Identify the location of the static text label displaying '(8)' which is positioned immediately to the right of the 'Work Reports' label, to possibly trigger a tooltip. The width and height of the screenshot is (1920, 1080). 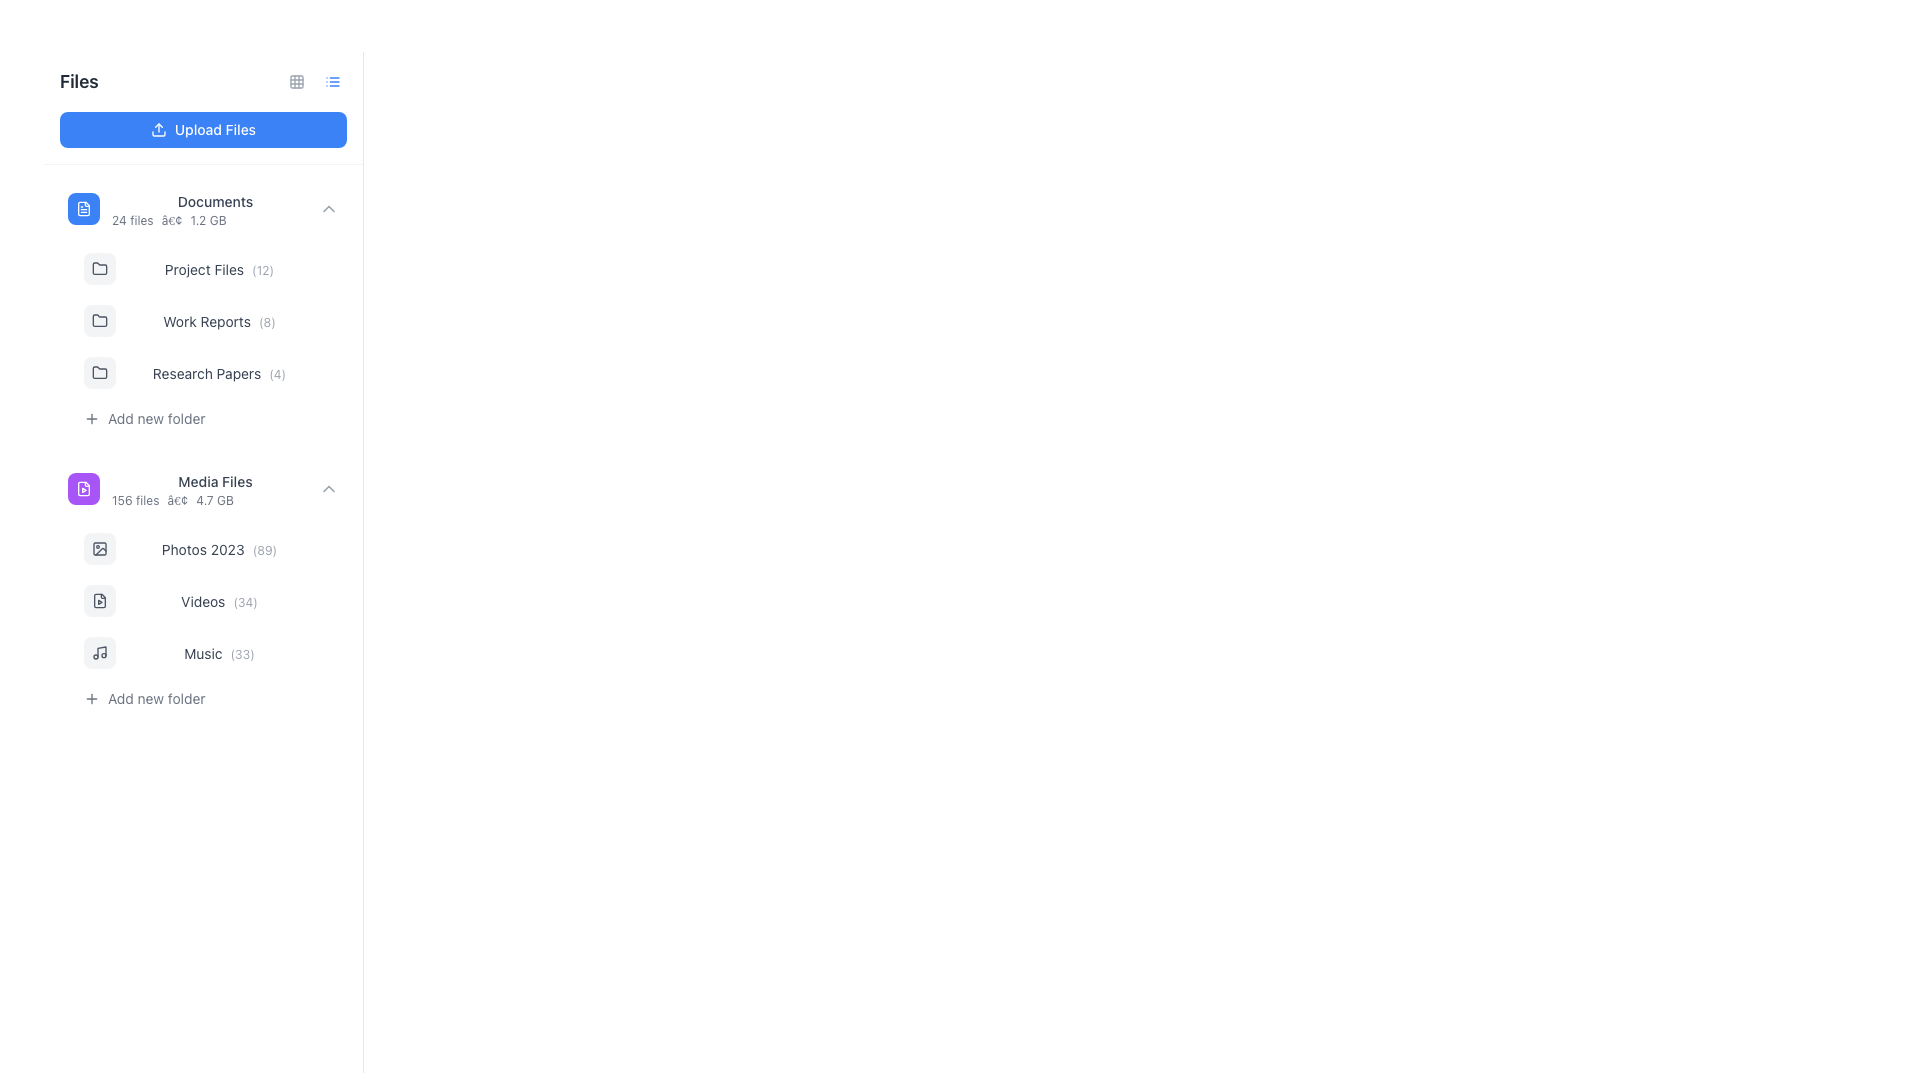
(266, 321).